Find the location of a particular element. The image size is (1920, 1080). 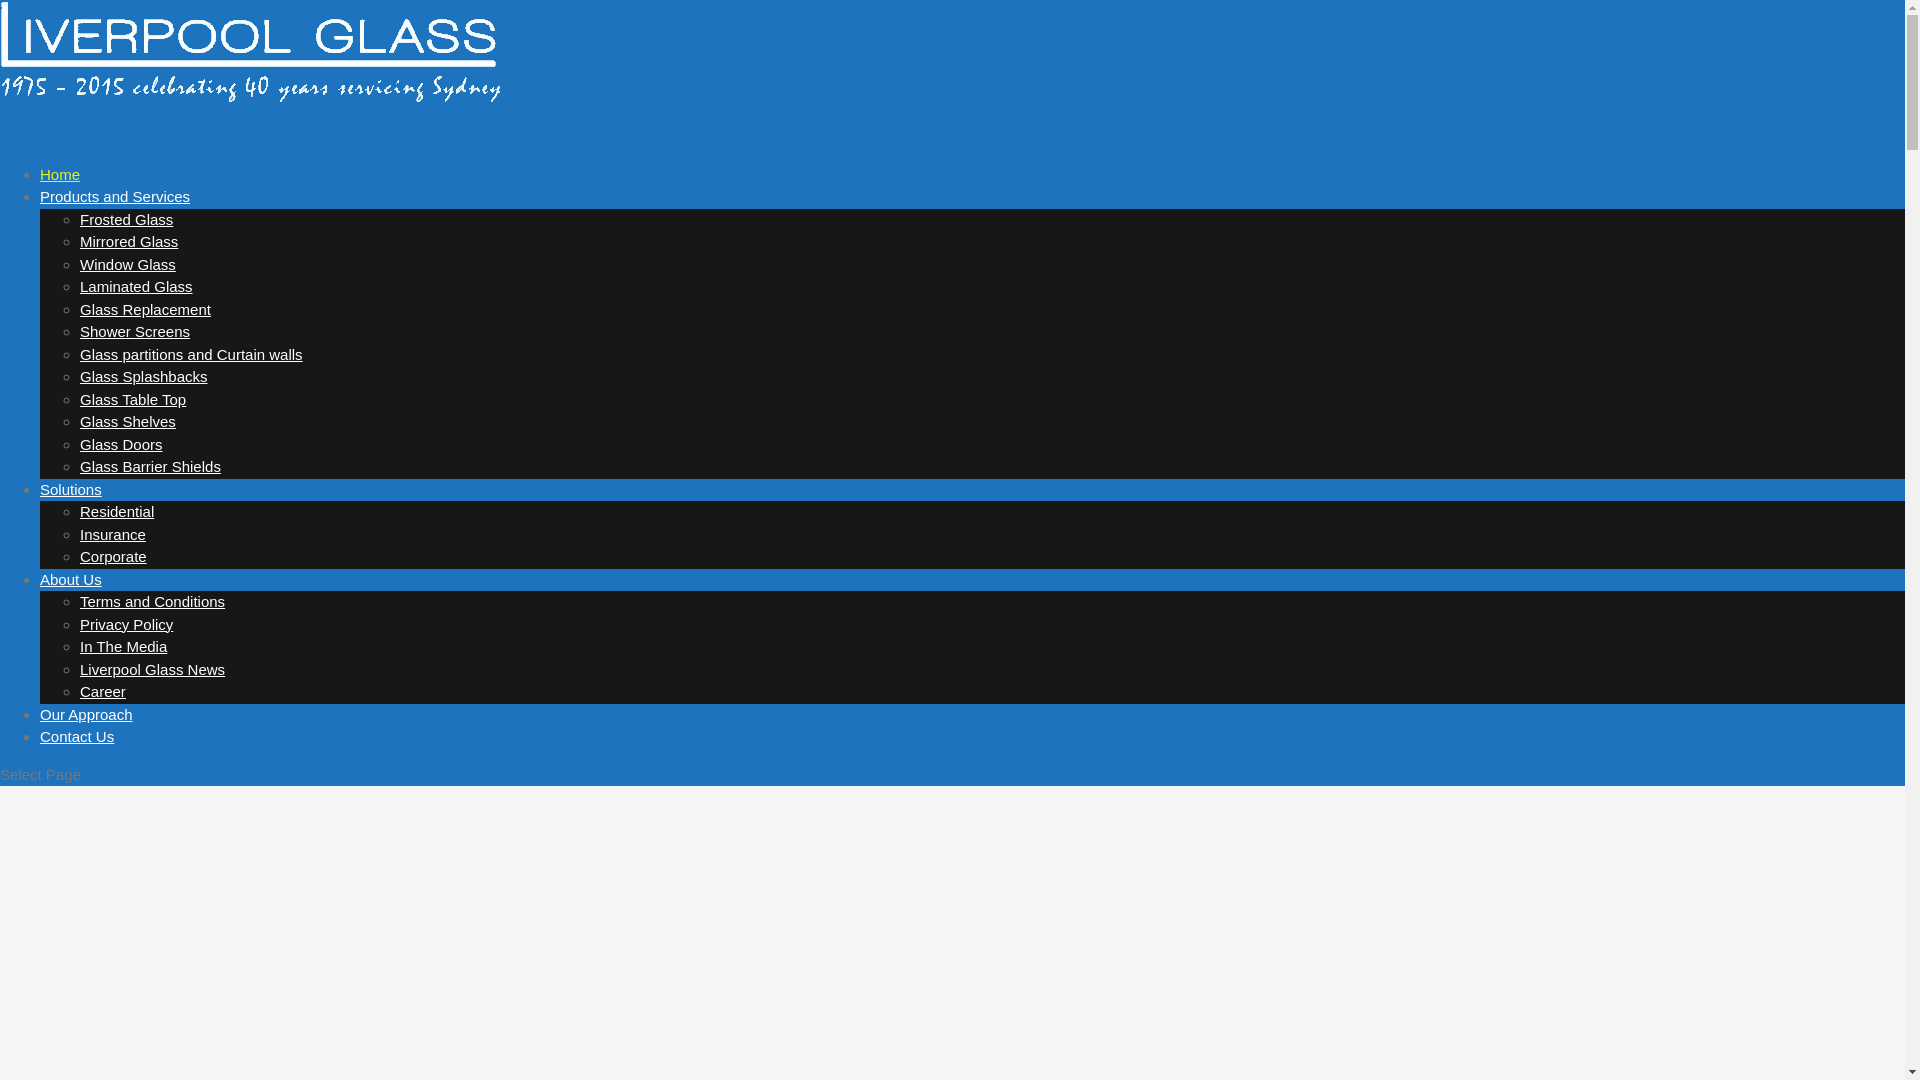

'Glass Barrier Shields' is located at coordinates (149, 466).